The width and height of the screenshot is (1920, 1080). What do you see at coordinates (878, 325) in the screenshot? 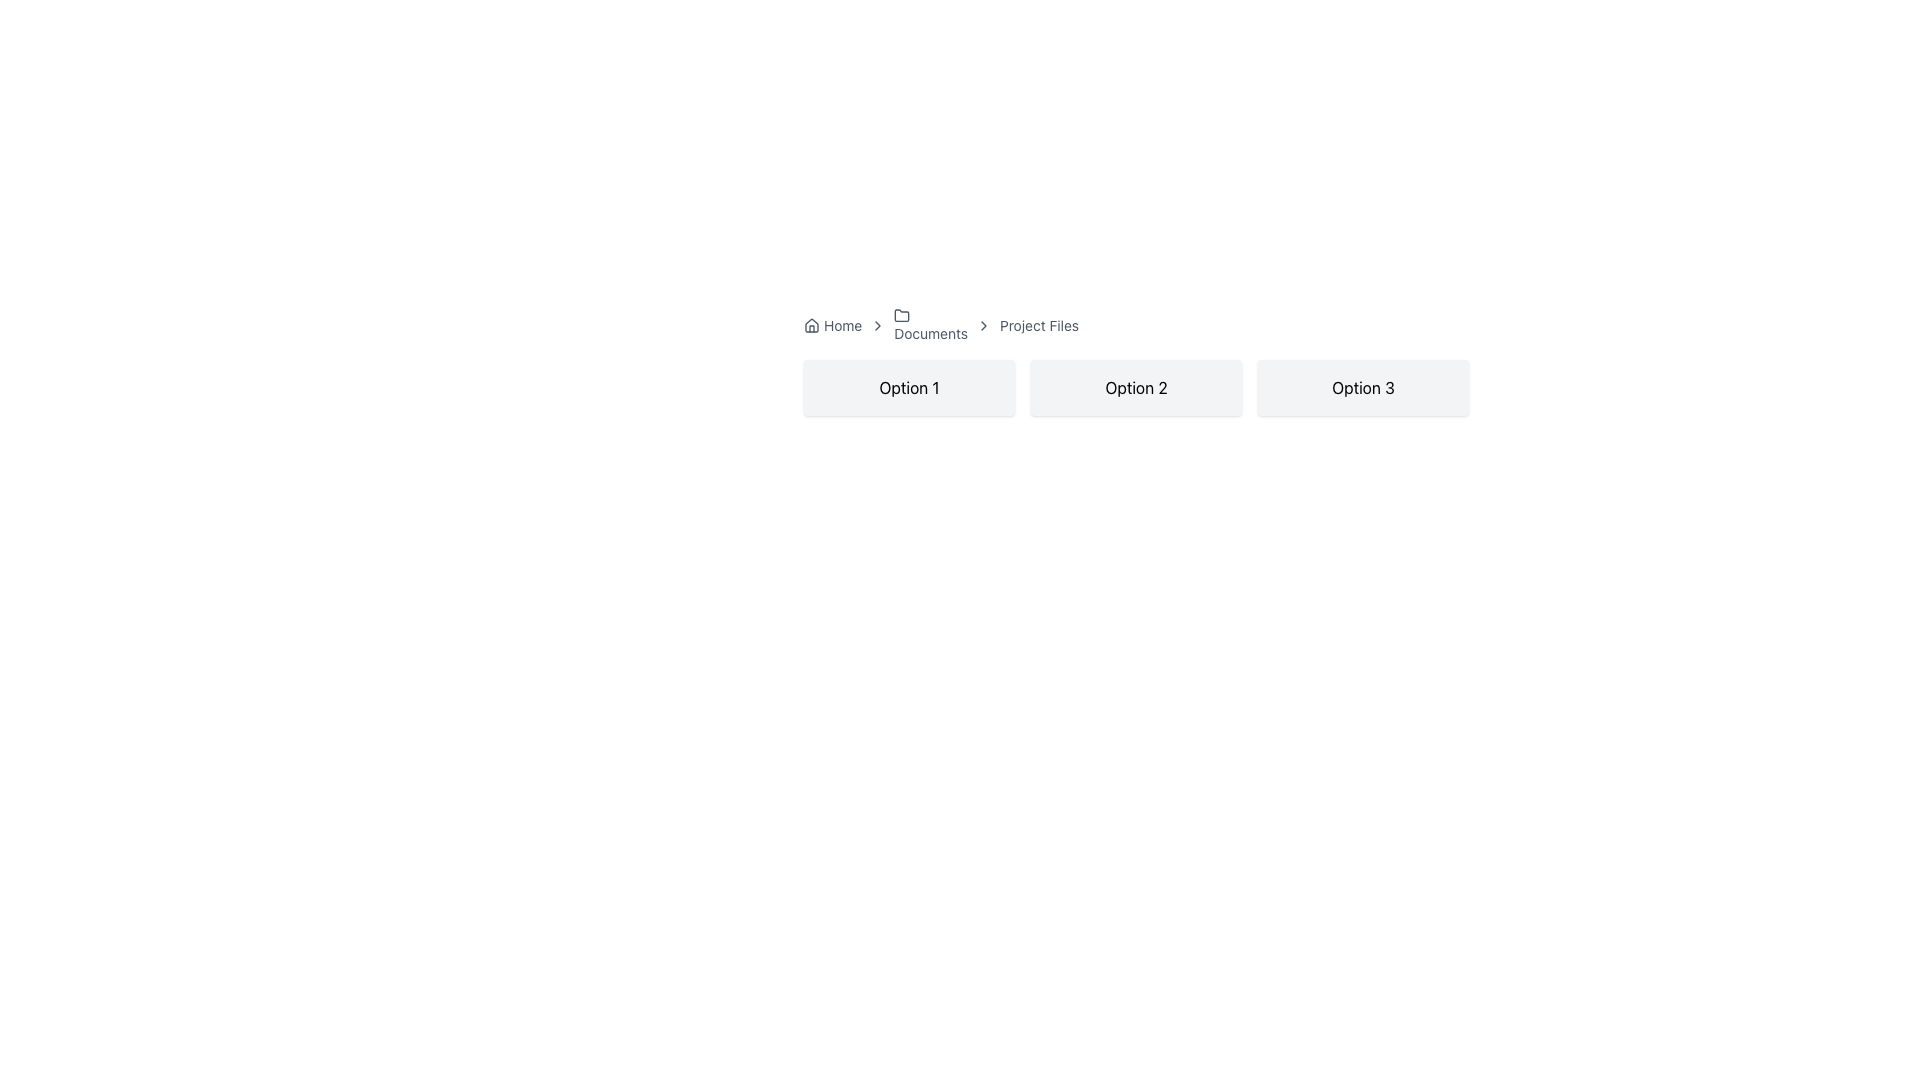
I see `the first right-facing chevron icon in the breadcrumb navigation bar for navigation purposes` at bounding box center [878, 325].